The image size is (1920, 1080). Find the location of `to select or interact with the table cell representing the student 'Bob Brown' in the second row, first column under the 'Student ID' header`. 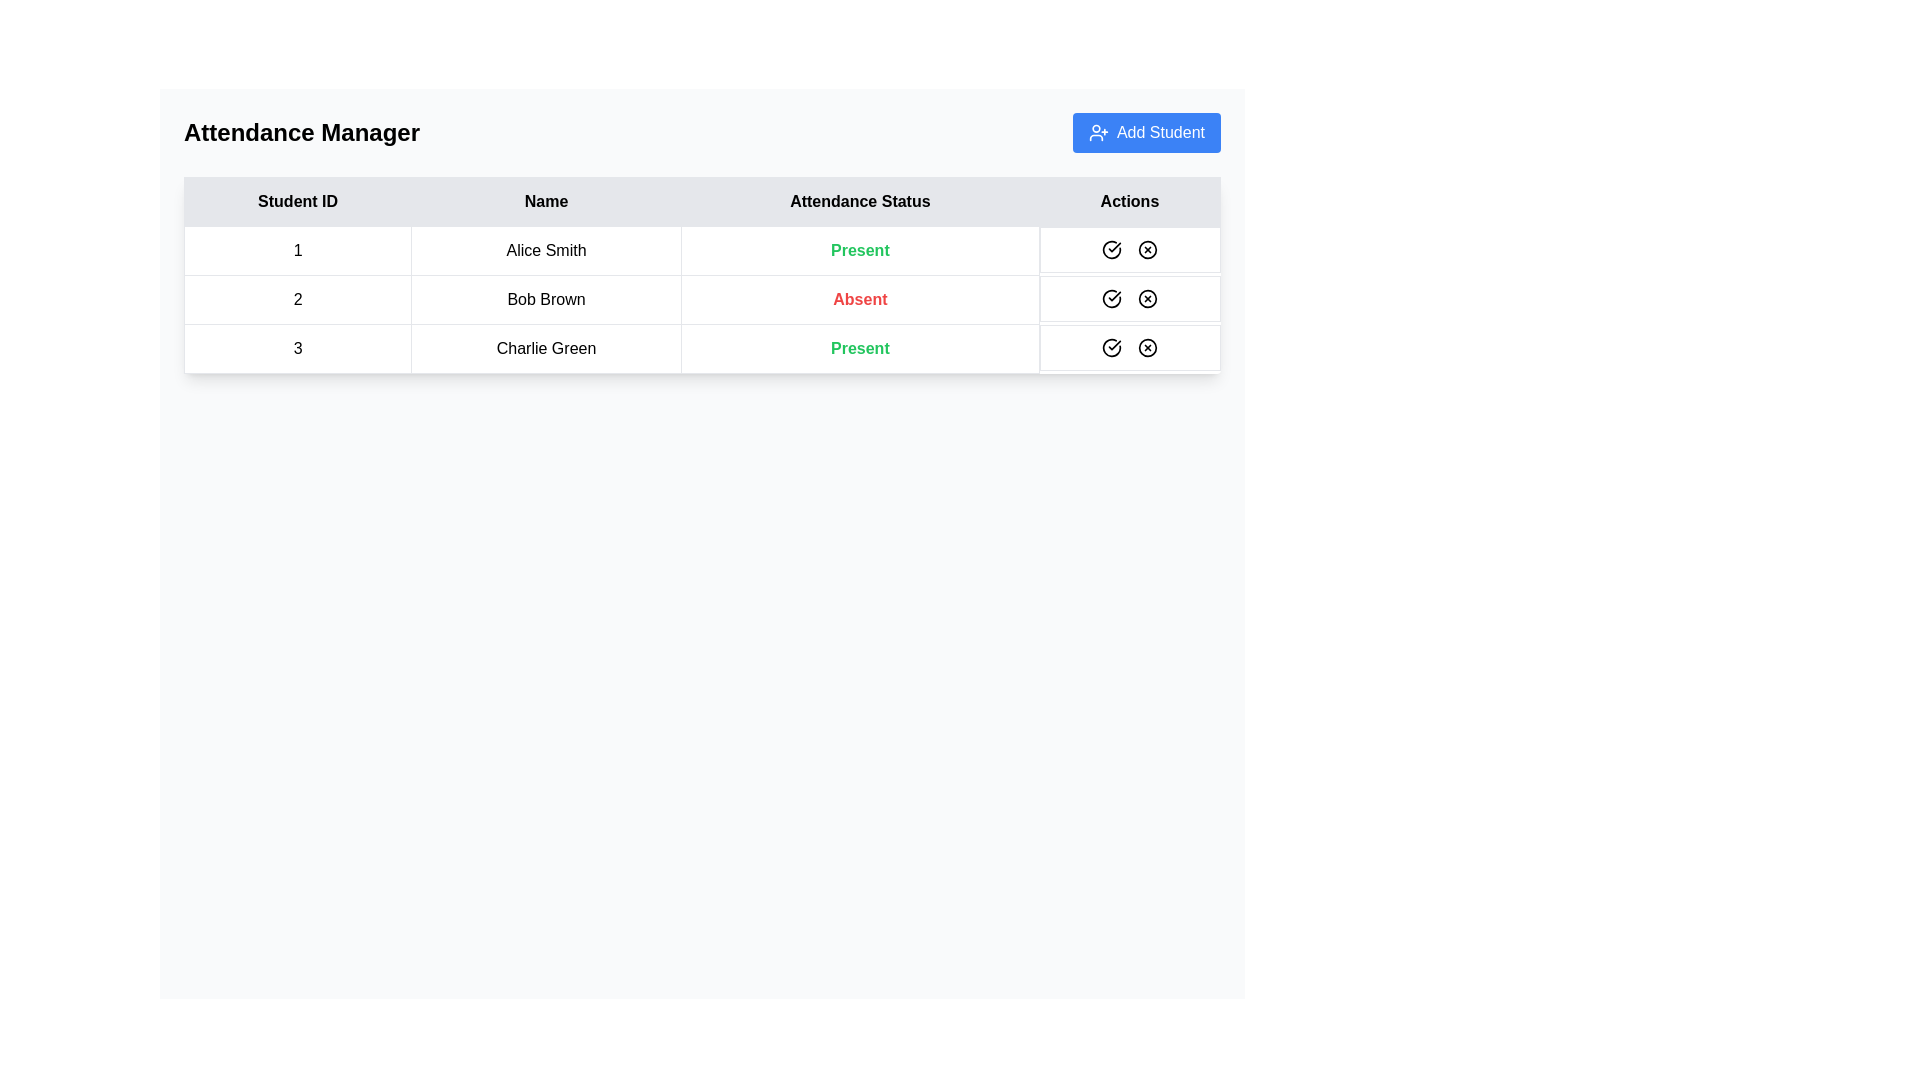

to select or interact with the table cell representing the student 'Bob Brown' in the second row, first column under the 'Student ID' header is located at coordinates (296, 300).